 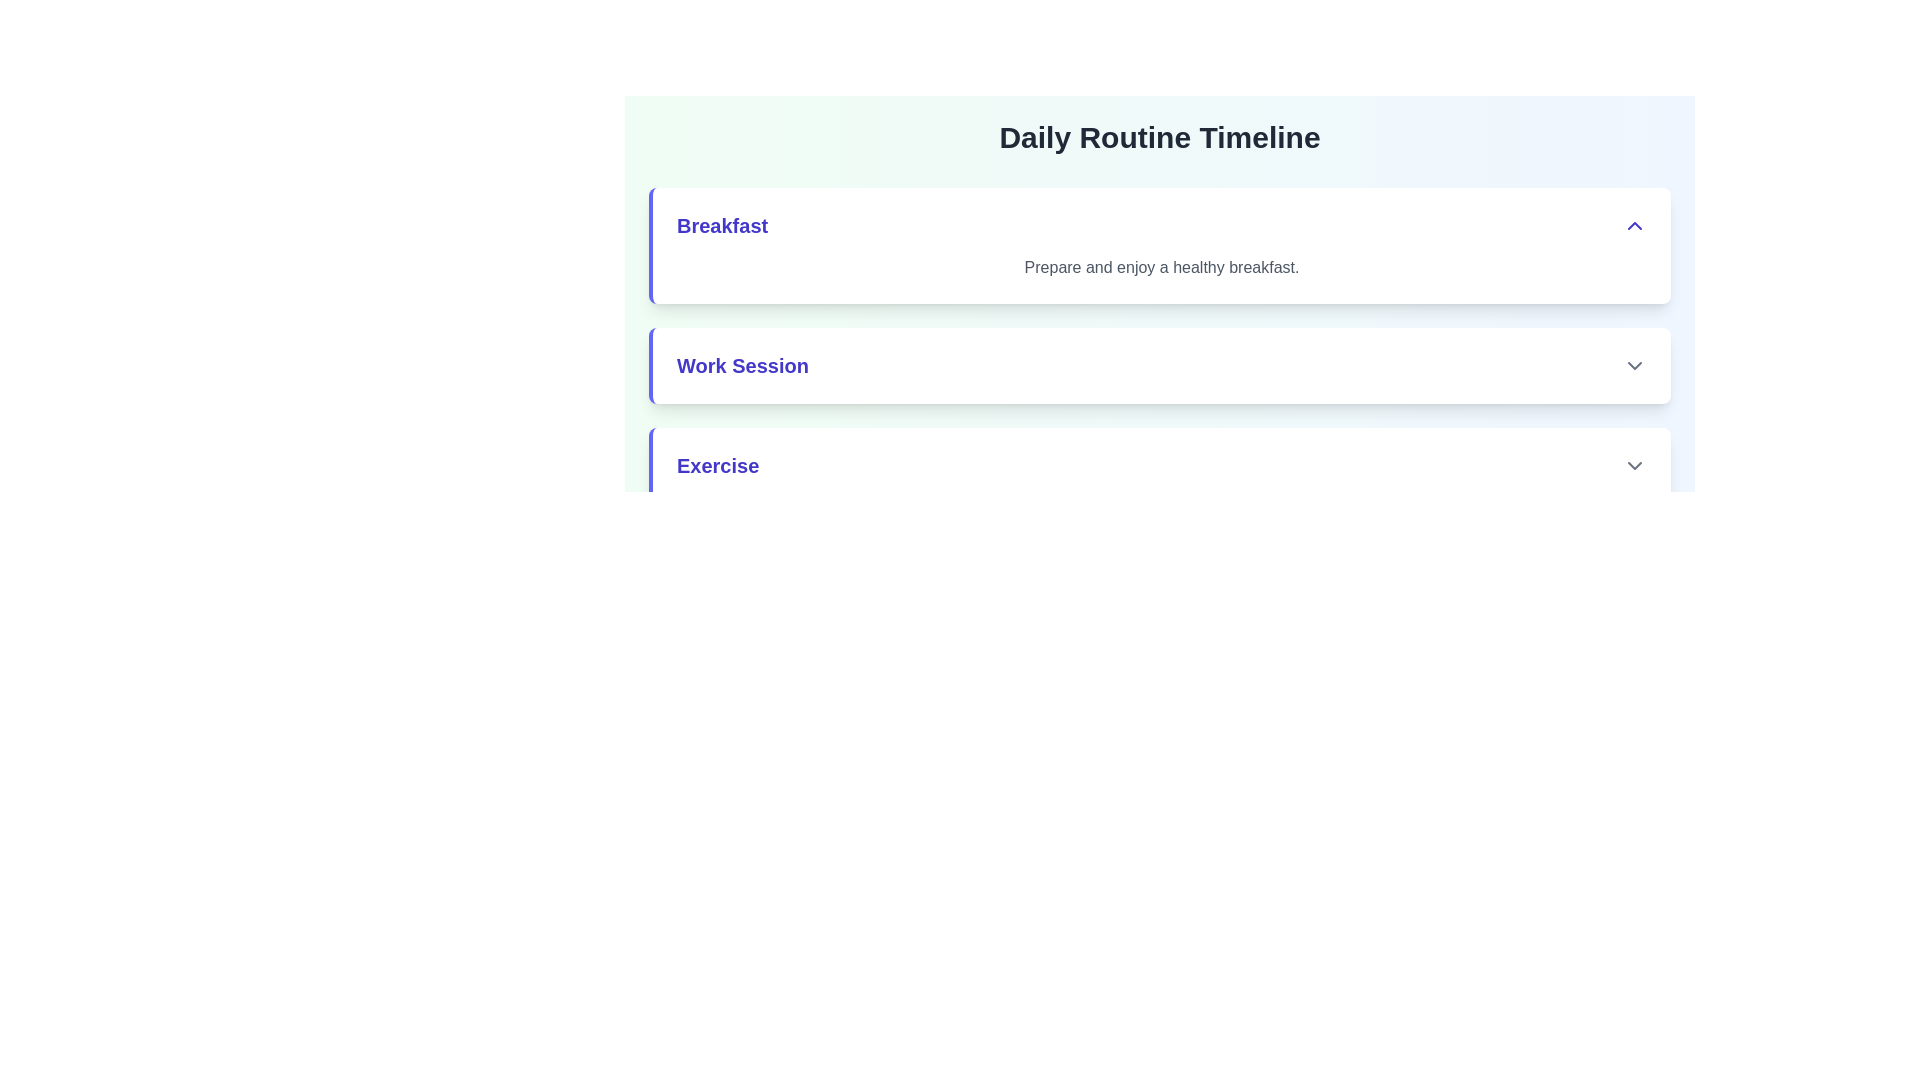 I want to click on the indigo upwards-pointing chevron icon located to the far right within the 'Breakfast' row, so click(x=1635, y=225).